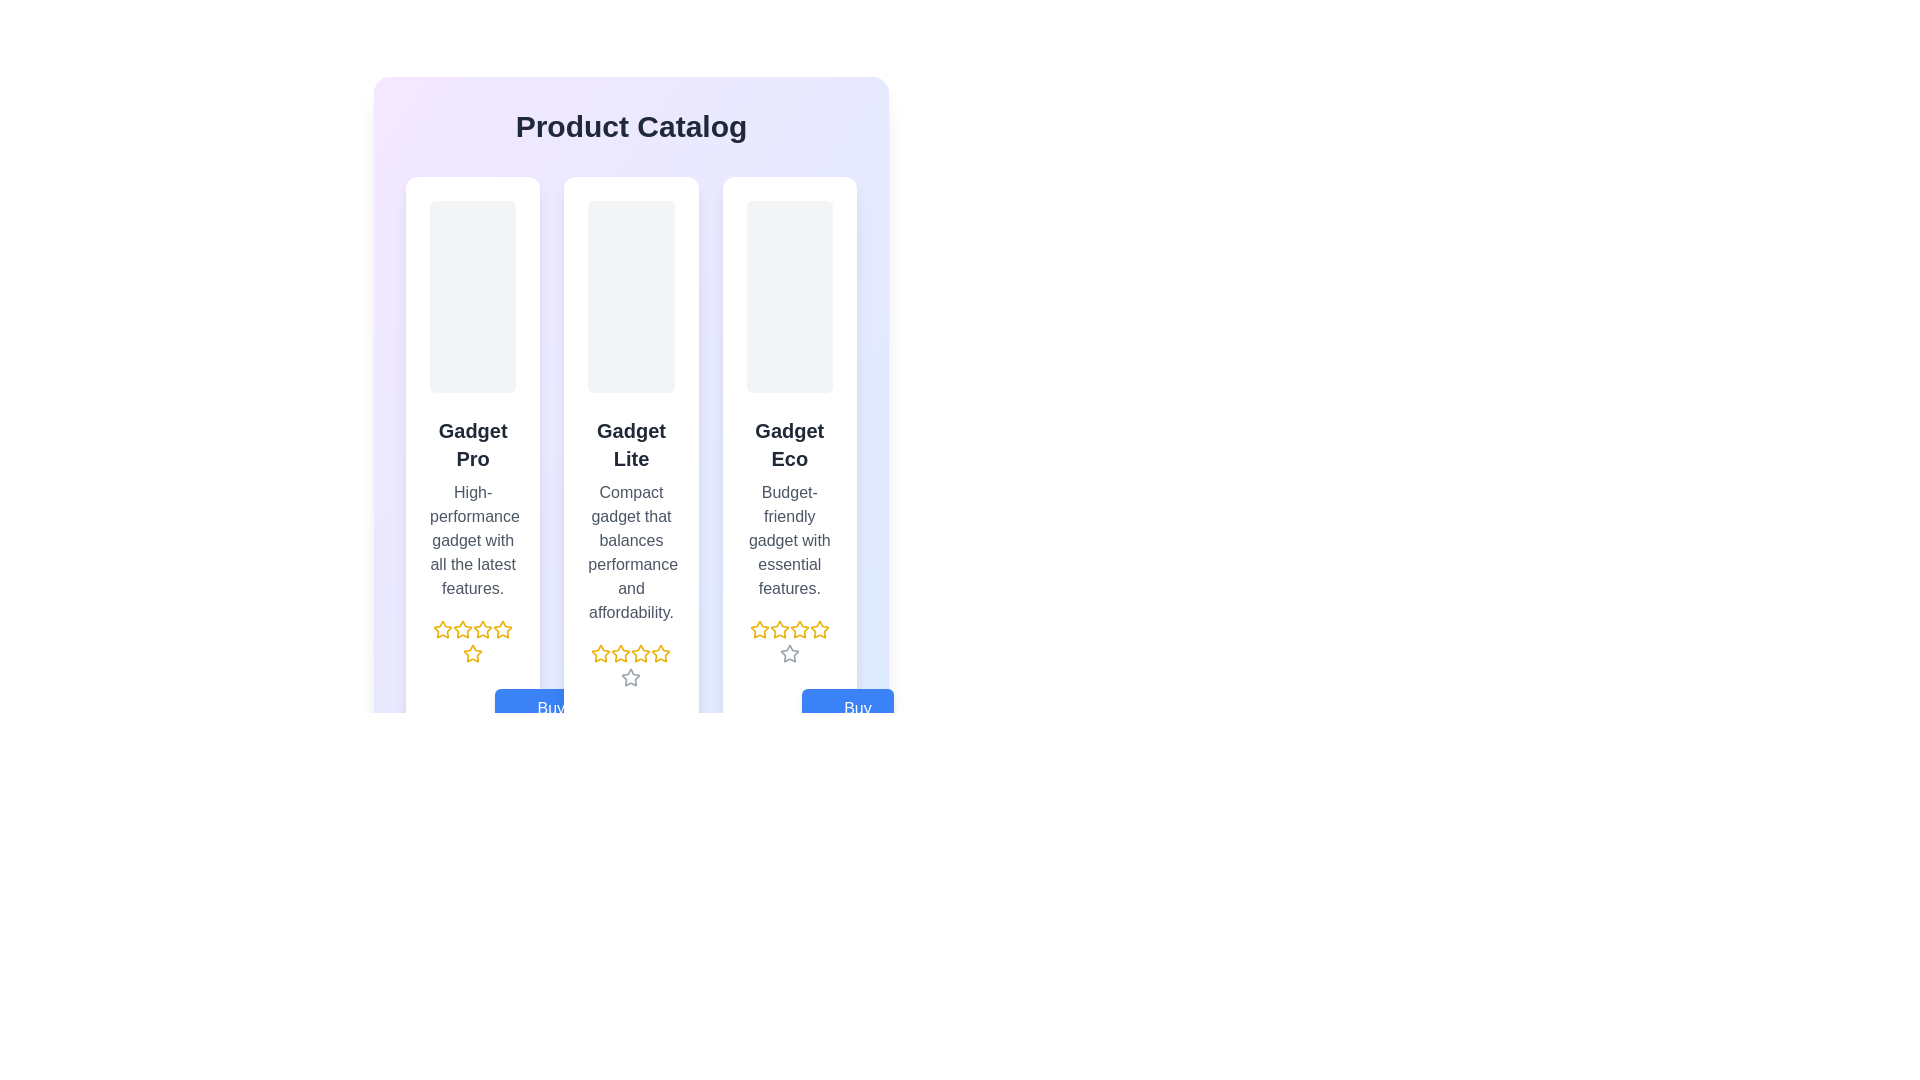  I want to click on the rating indicator with five star icons, where four stars are gold and one is a different shade, to understand the product rating, so click(630, 664).